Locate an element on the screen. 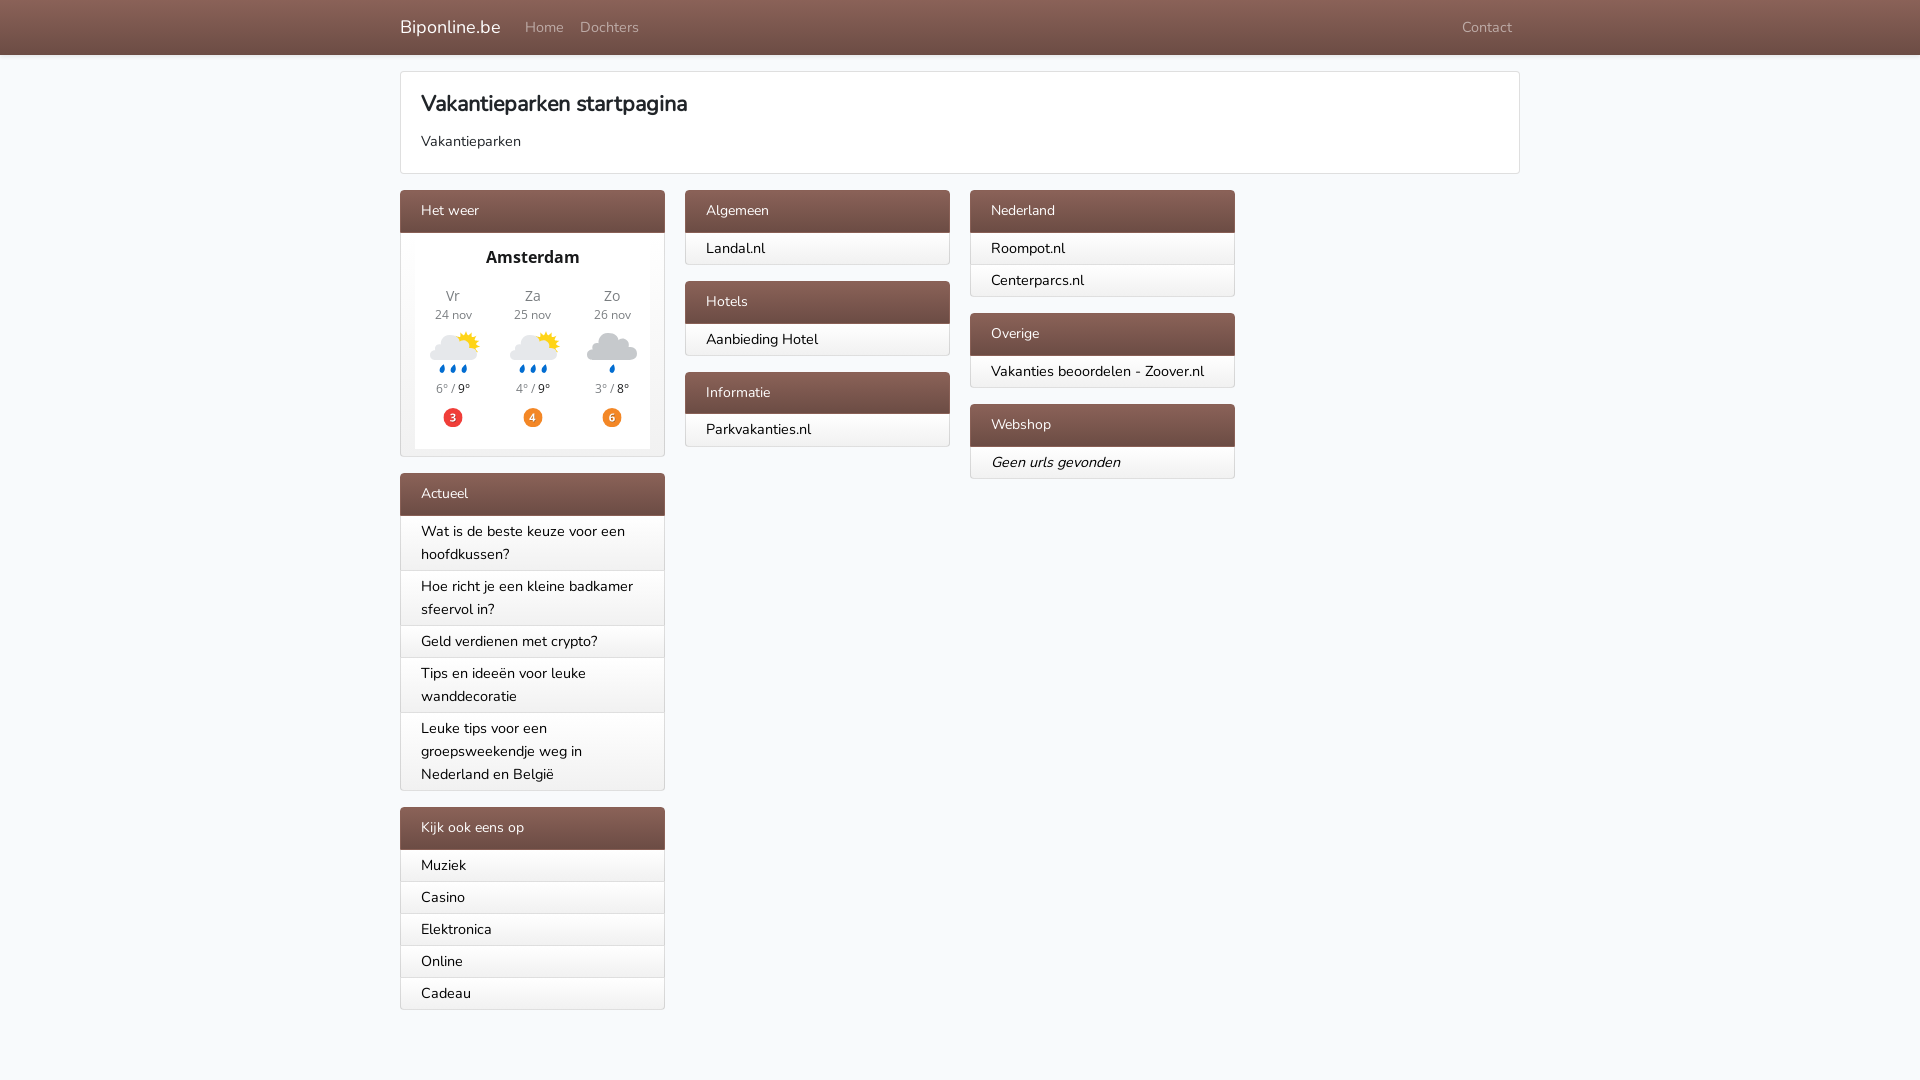  'Geld verdienen met crypto?' is located at coordinates (532, 641).